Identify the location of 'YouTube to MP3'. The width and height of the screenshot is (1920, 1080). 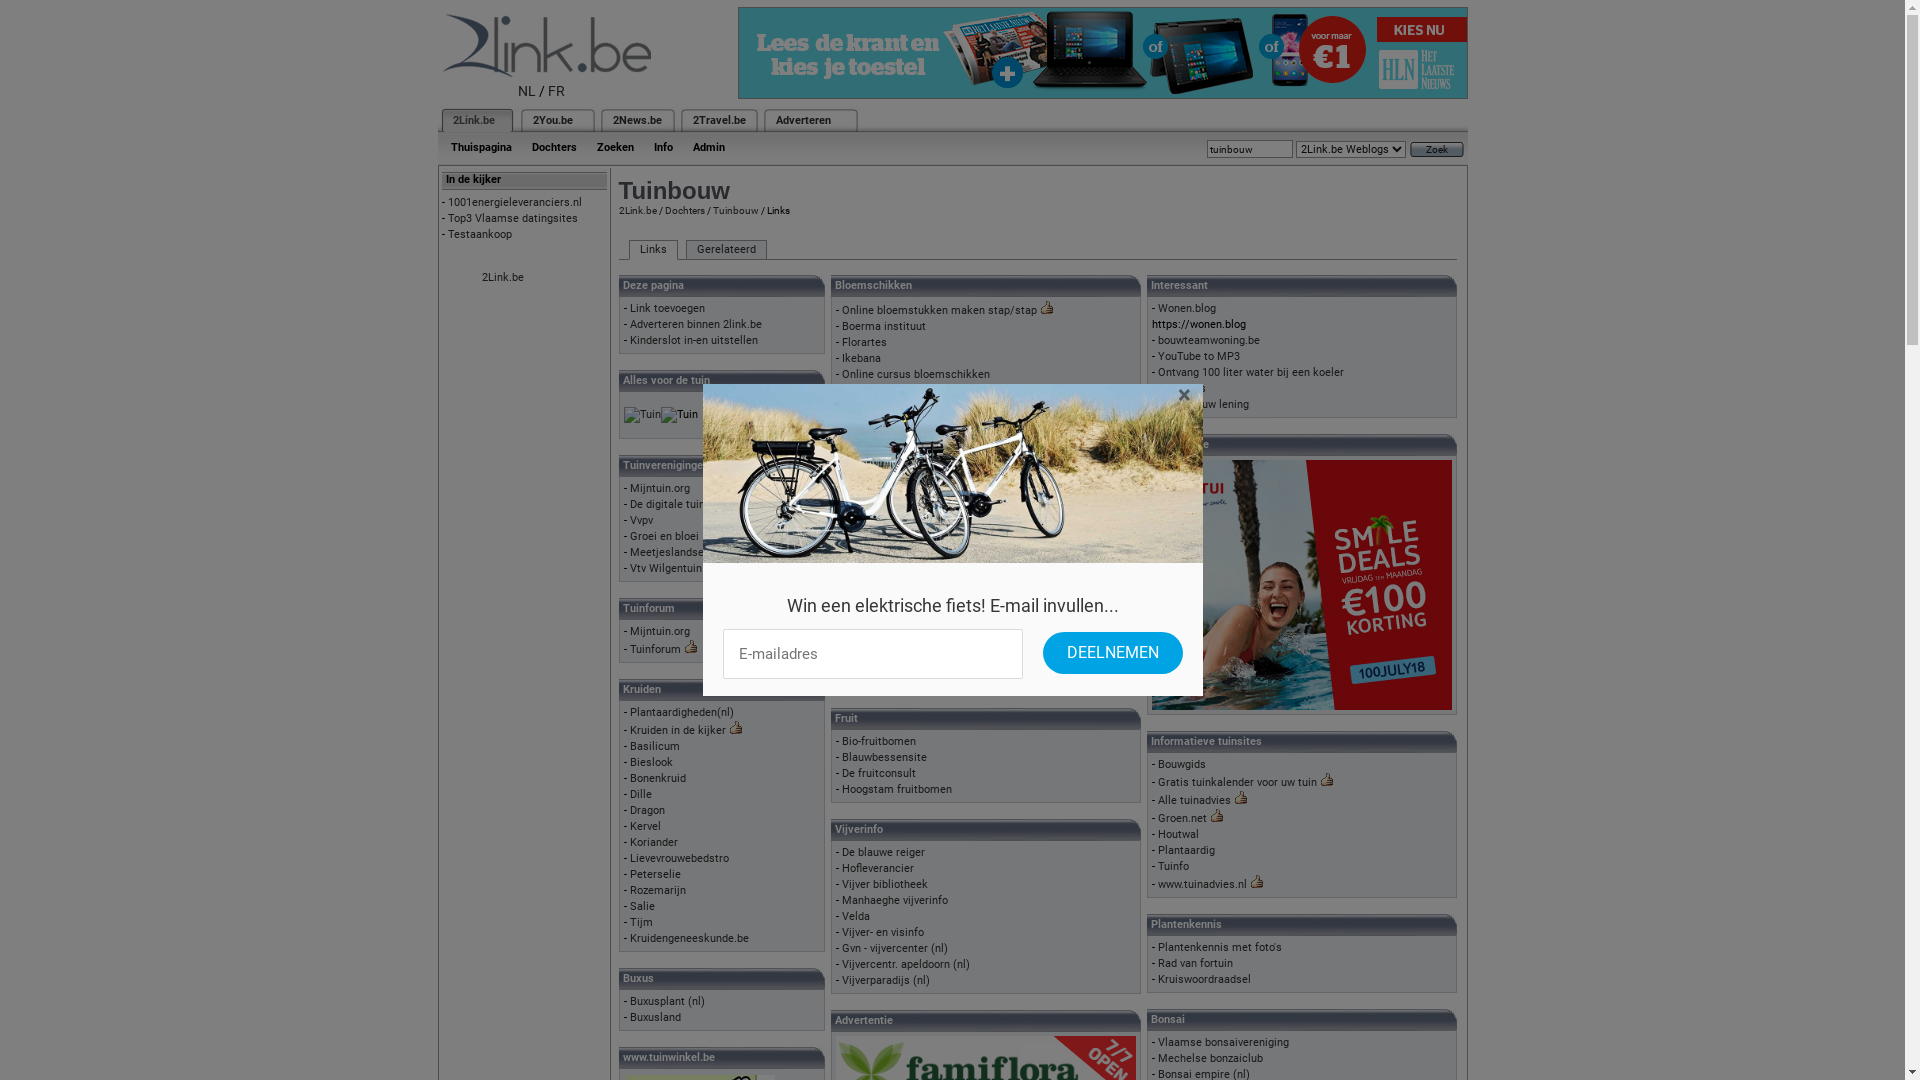
(1199, 355).